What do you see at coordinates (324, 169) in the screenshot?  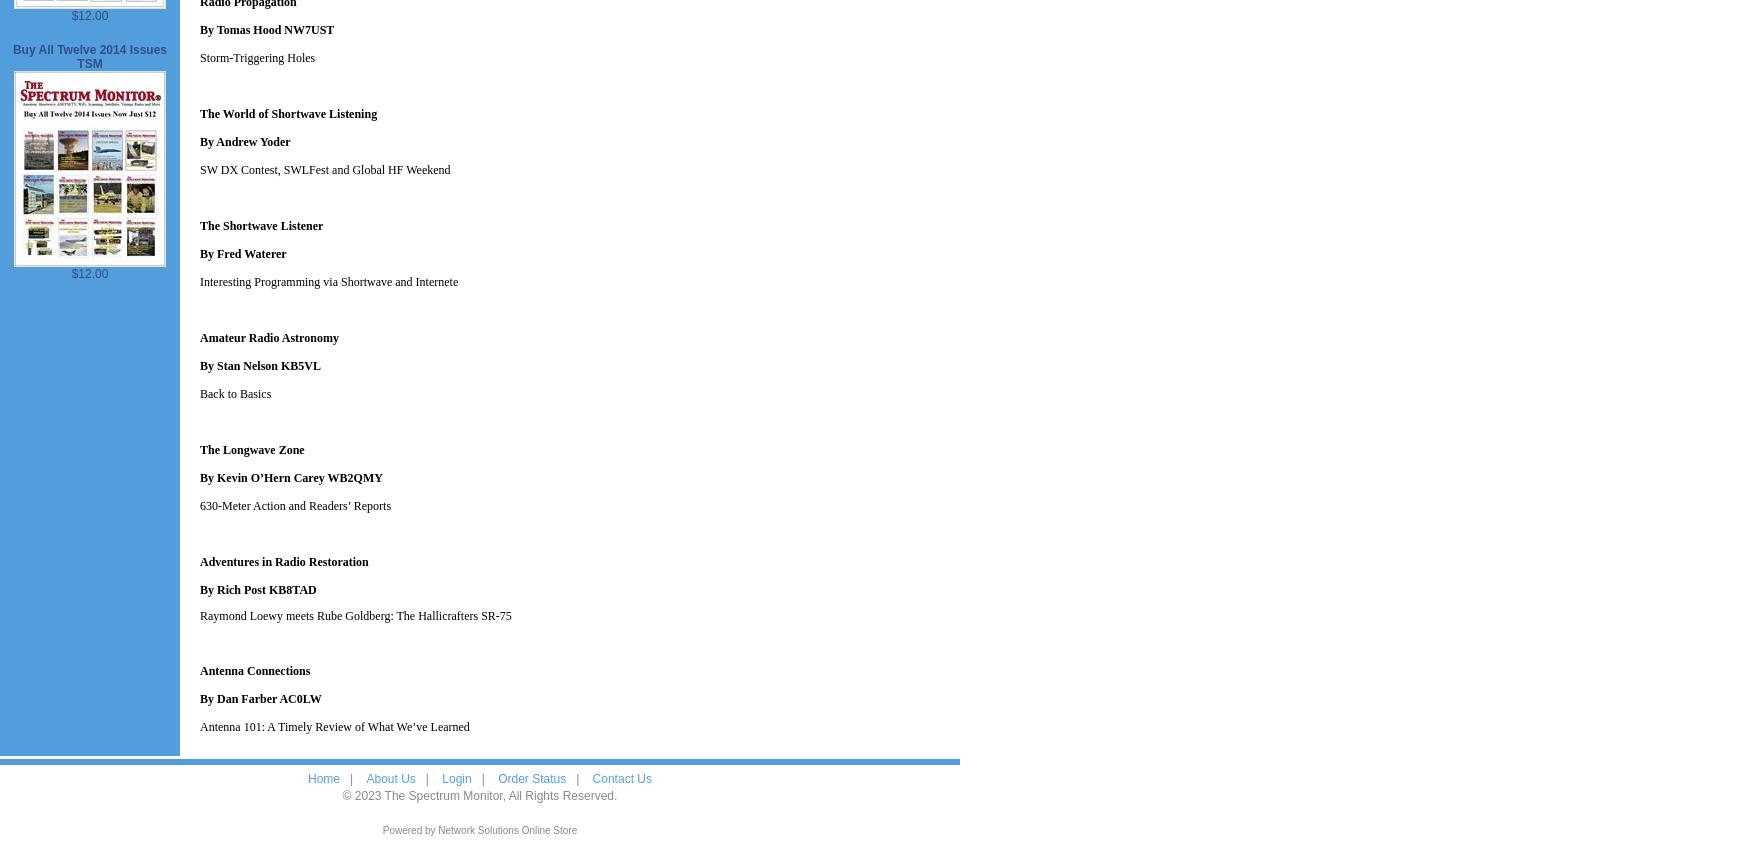 I see `'SW DX Contest, SWLFest and Global HF
Weekend'` at bounding box center [324, 169].